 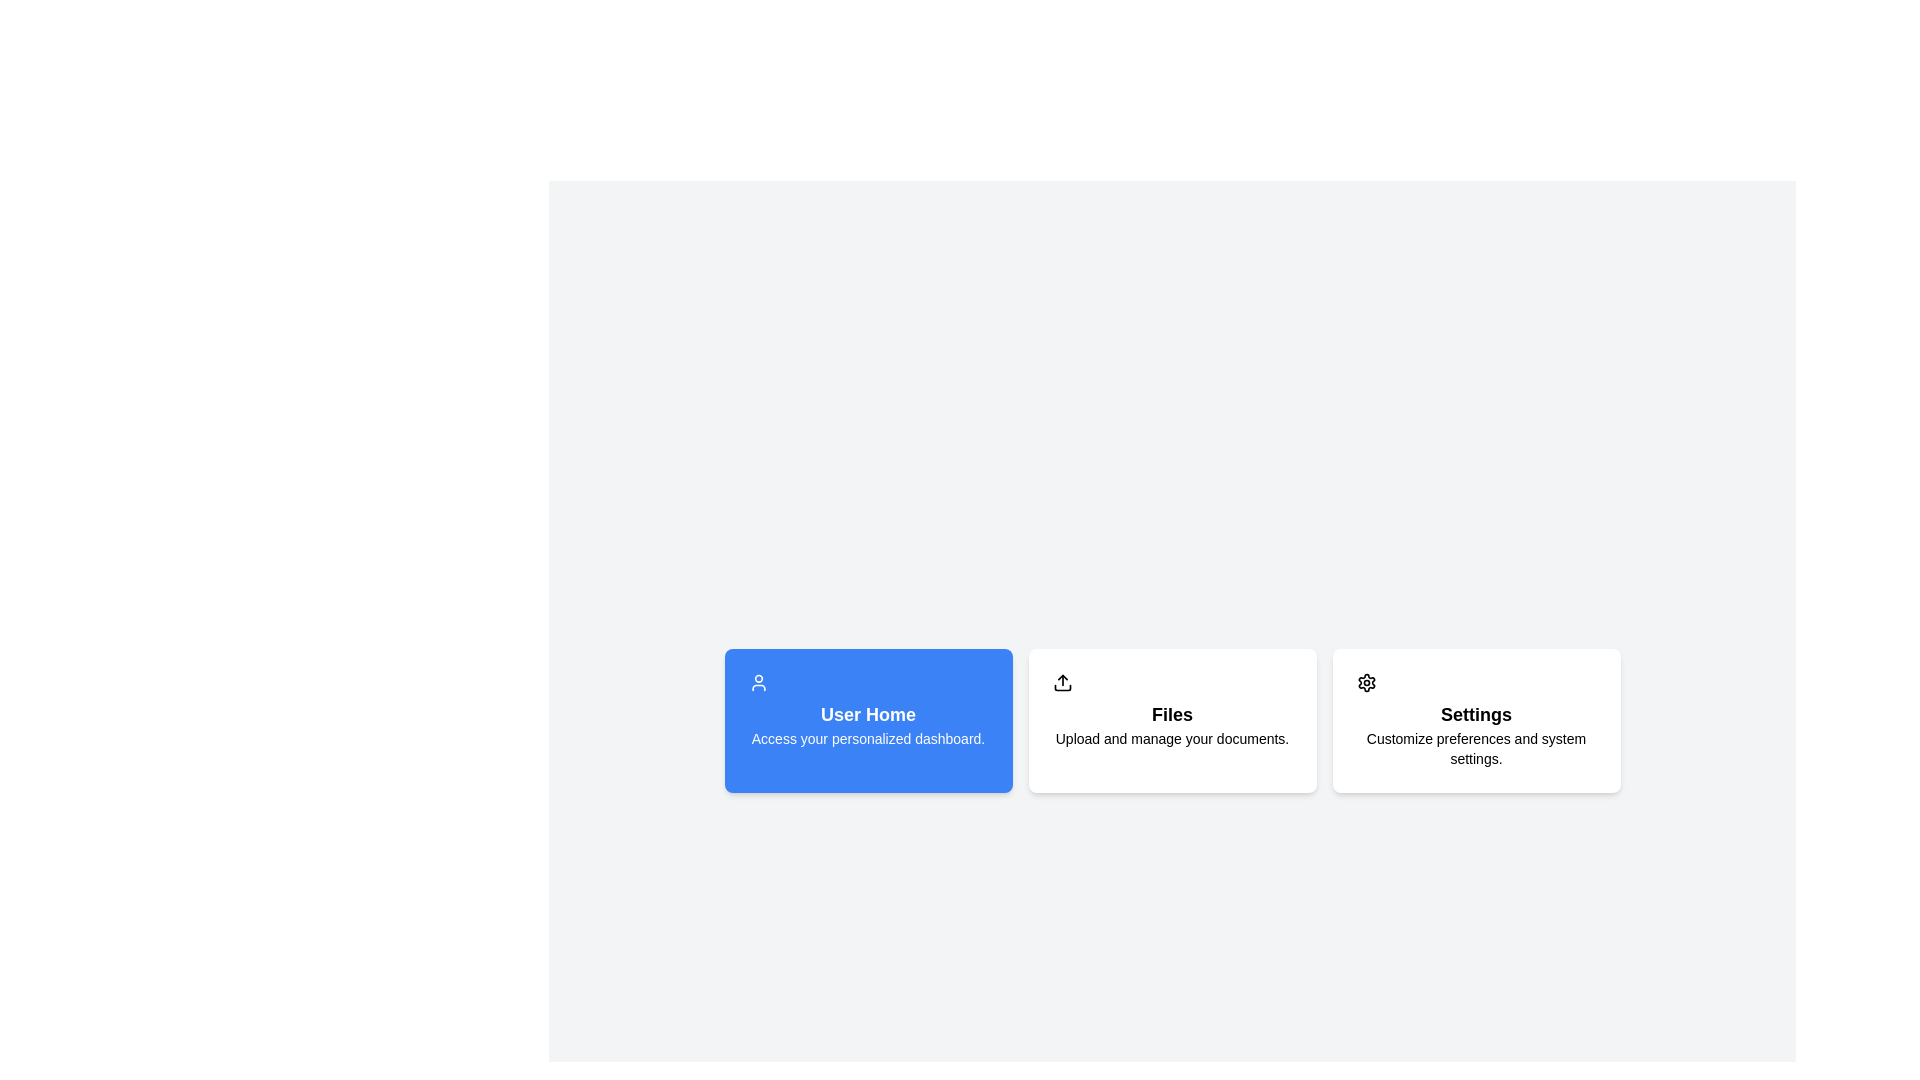 I want to click on the central navigational card that leads to the file management page, positioned between 'User Home' and 'Settings' in a three-column layout, so click(x=1172, y=721).